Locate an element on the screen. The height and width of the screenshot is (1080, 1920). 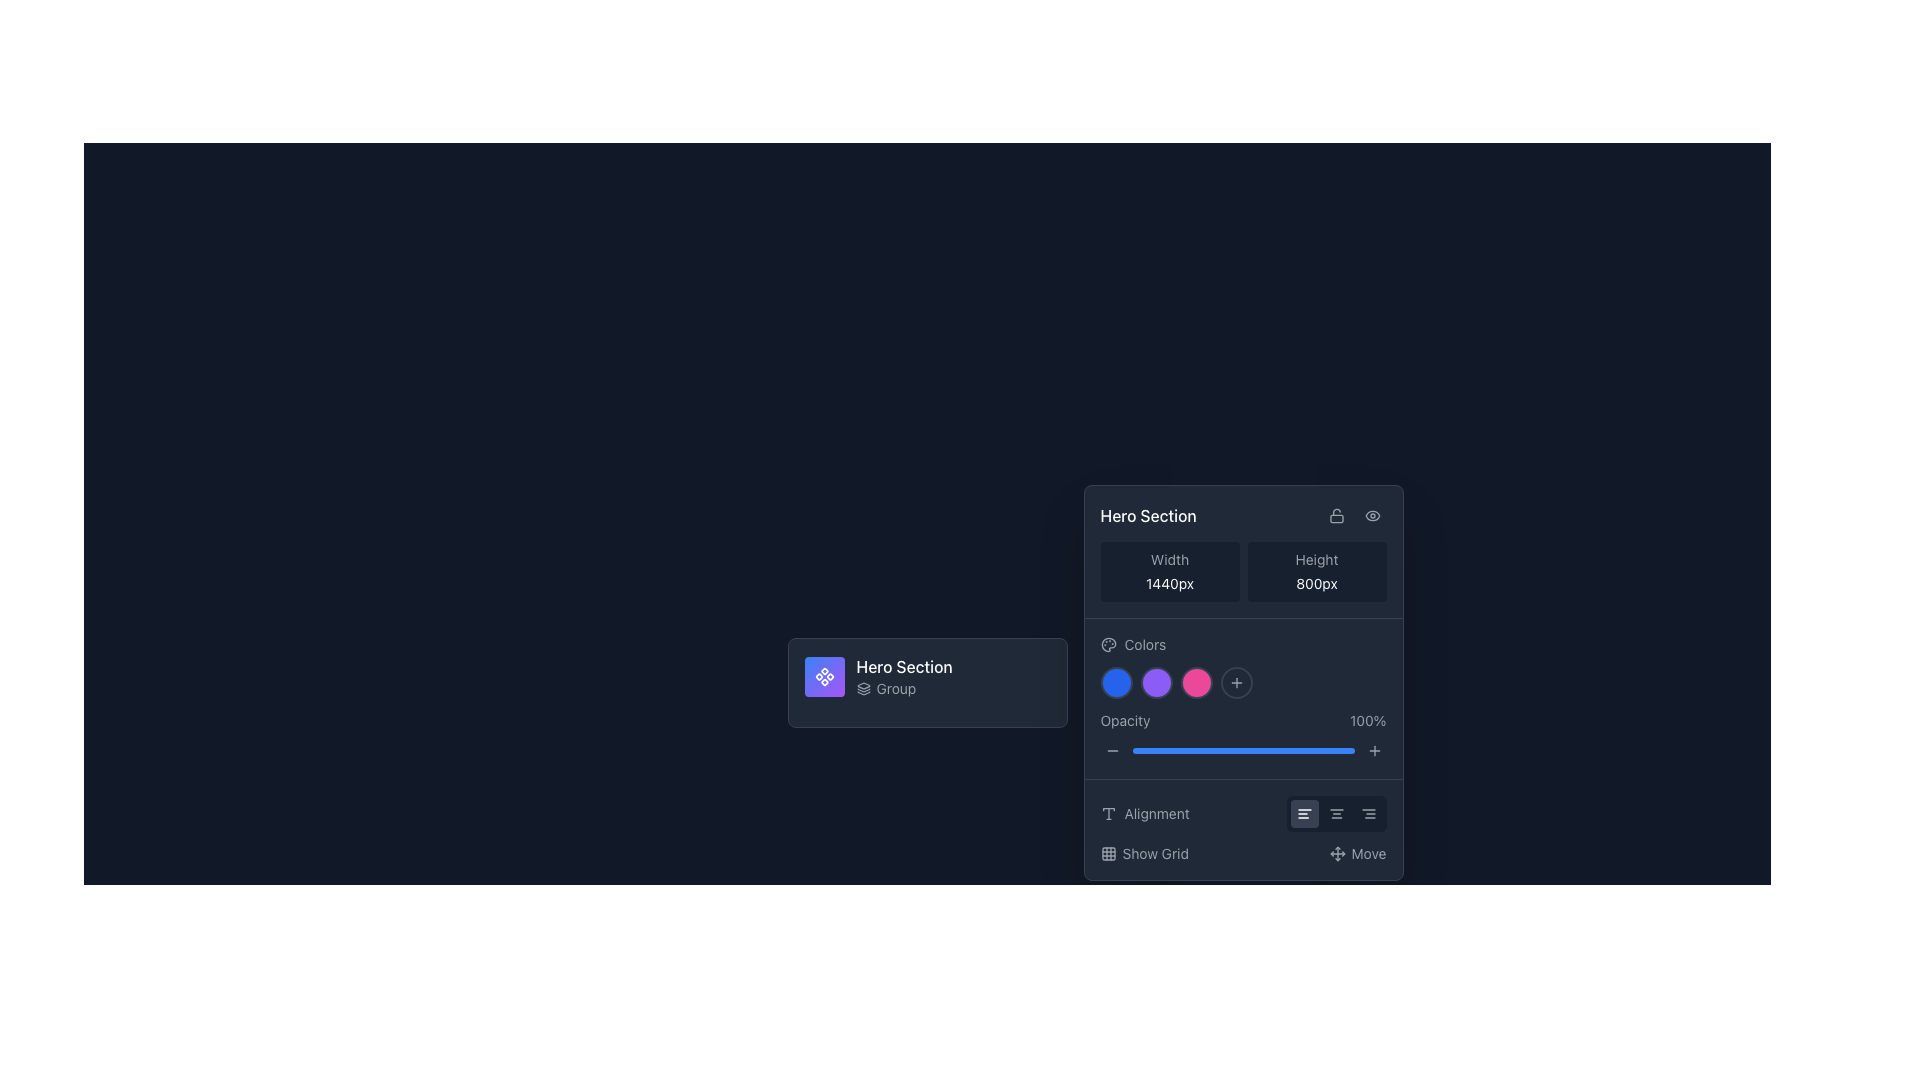
the Decorative SVG rectangle with rounded corners located in the center of a 3x3 grid layout is located at coordinates (1107, 853).